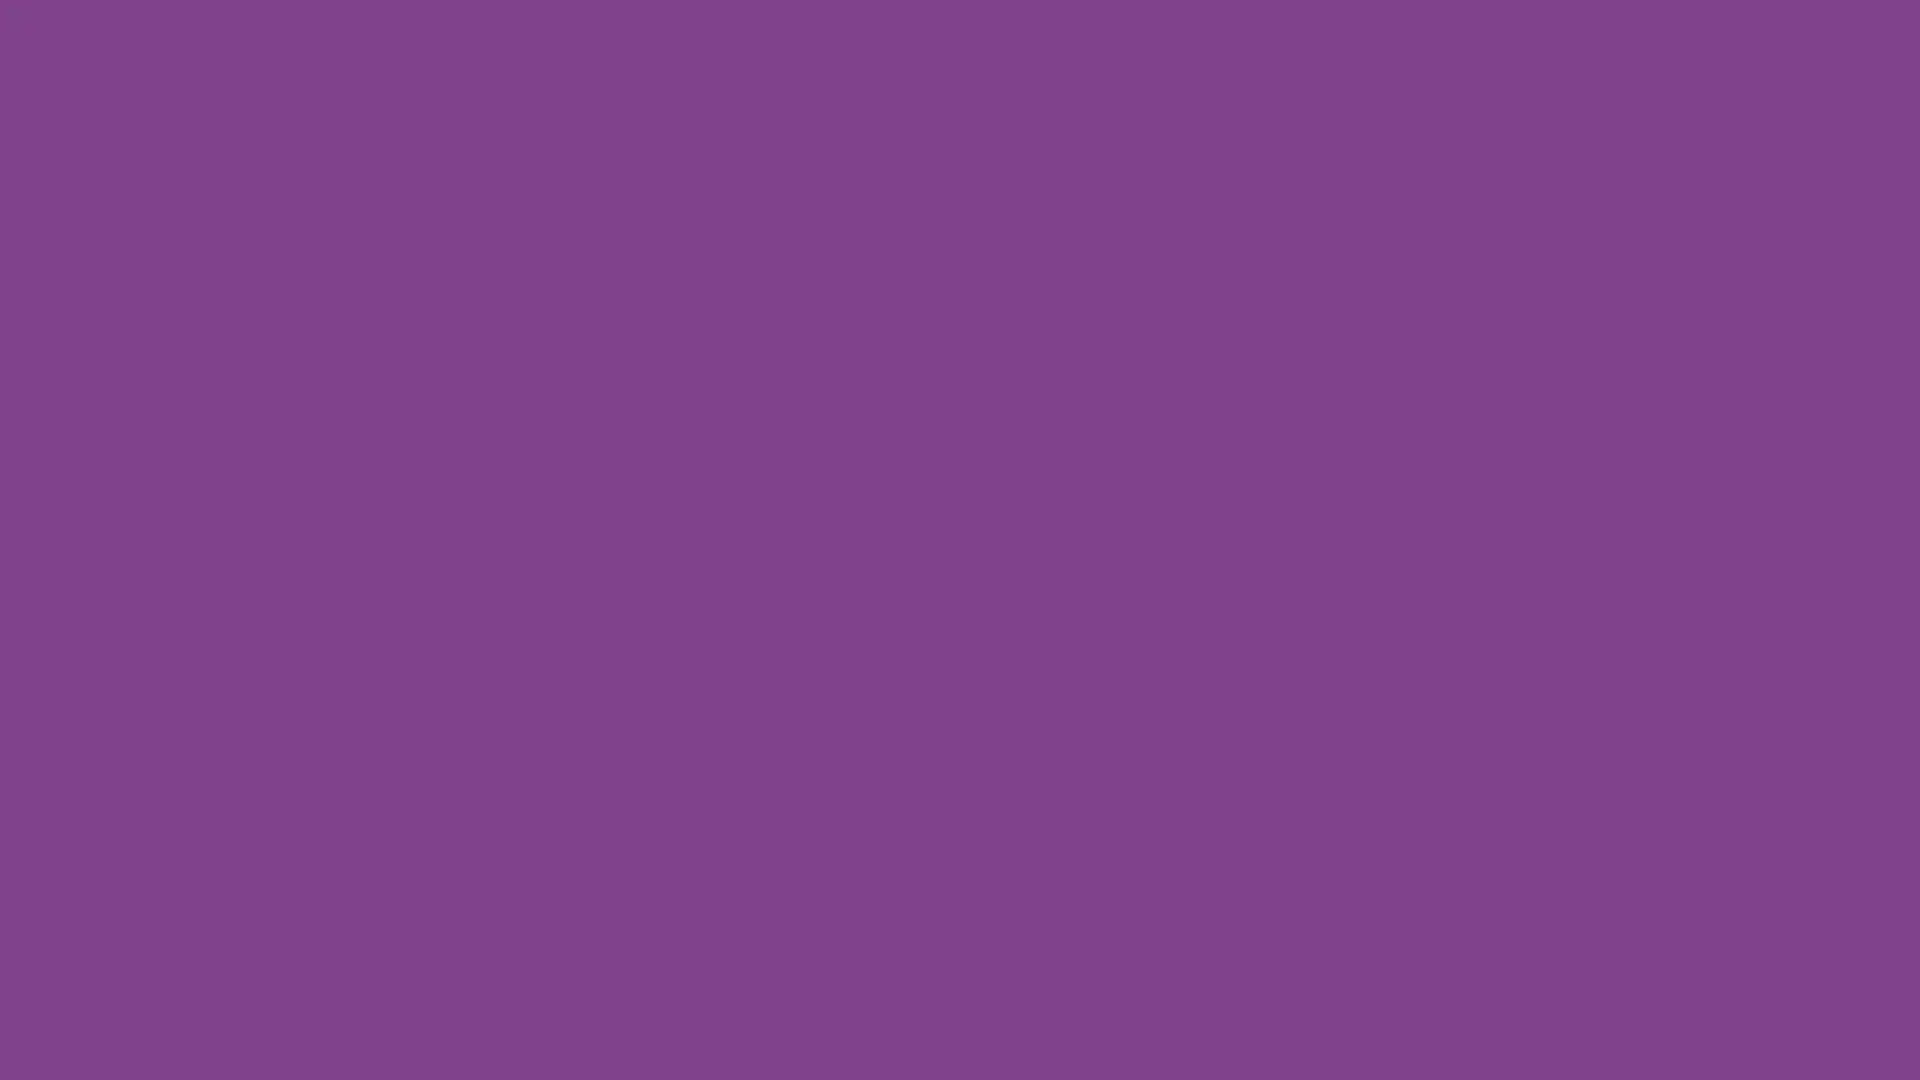 This screenshot has width=1920, height=1080. I want to click on Search, so click(1549, 93).